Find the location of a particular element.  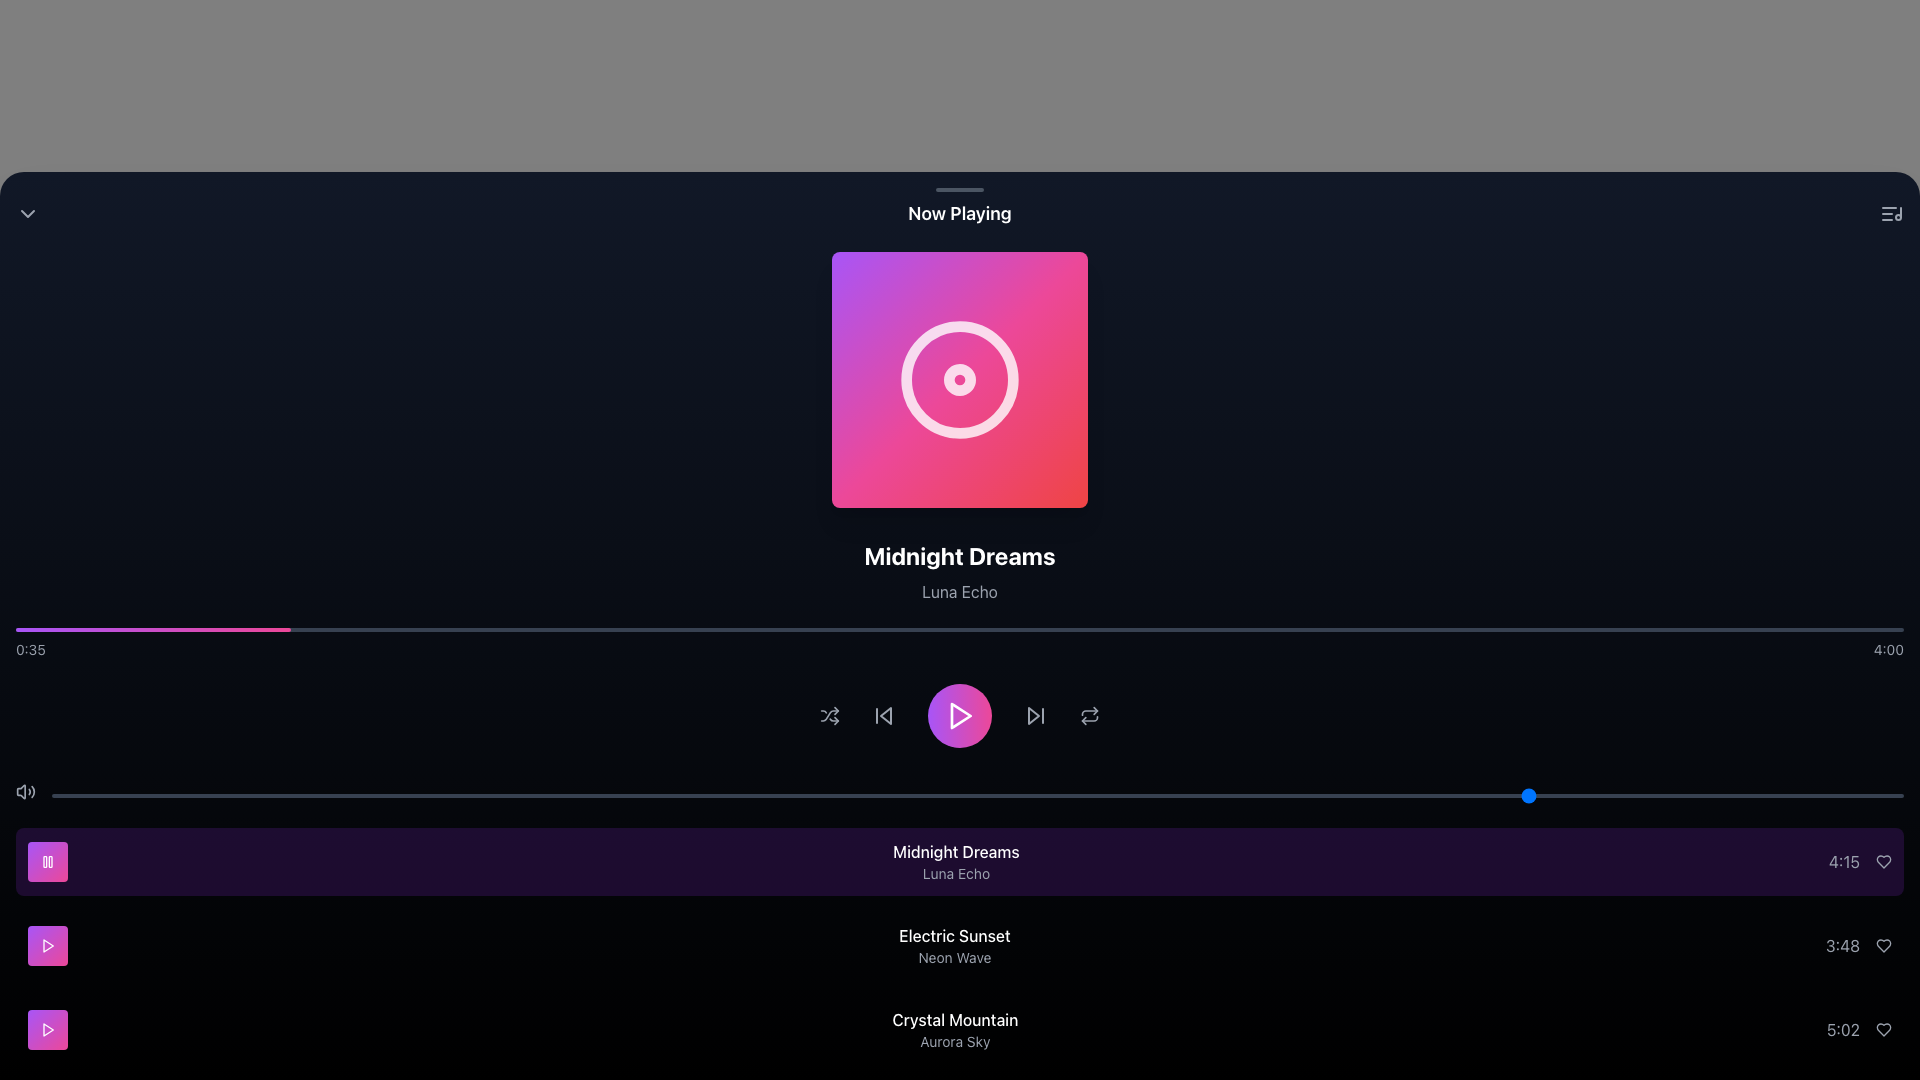

the slider value is located at coordinates (552, 794).